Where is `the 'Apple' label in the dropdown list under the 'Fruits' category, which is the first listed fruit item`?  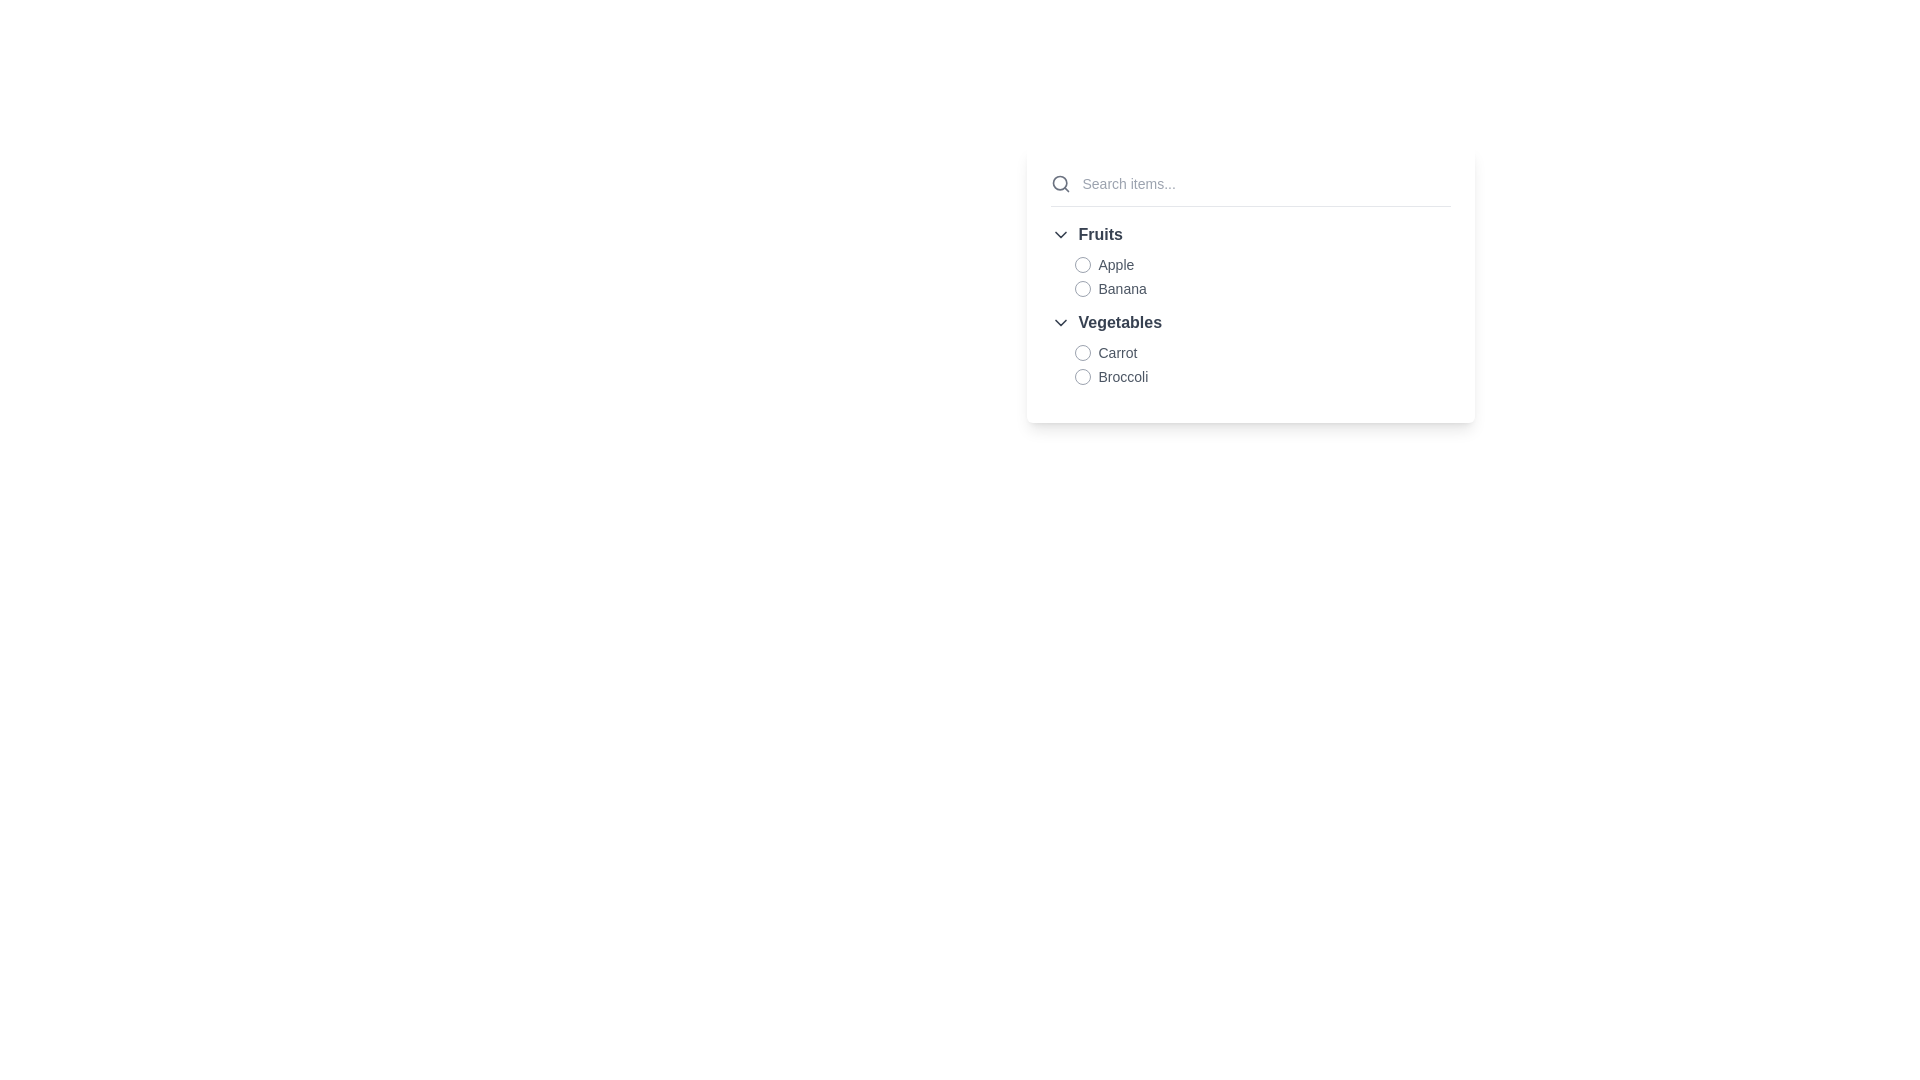 the 'Apple' label in the dropdown list under the 'Fruits' category, which is the first listed fruit item is located at coordinates (1115, 264).